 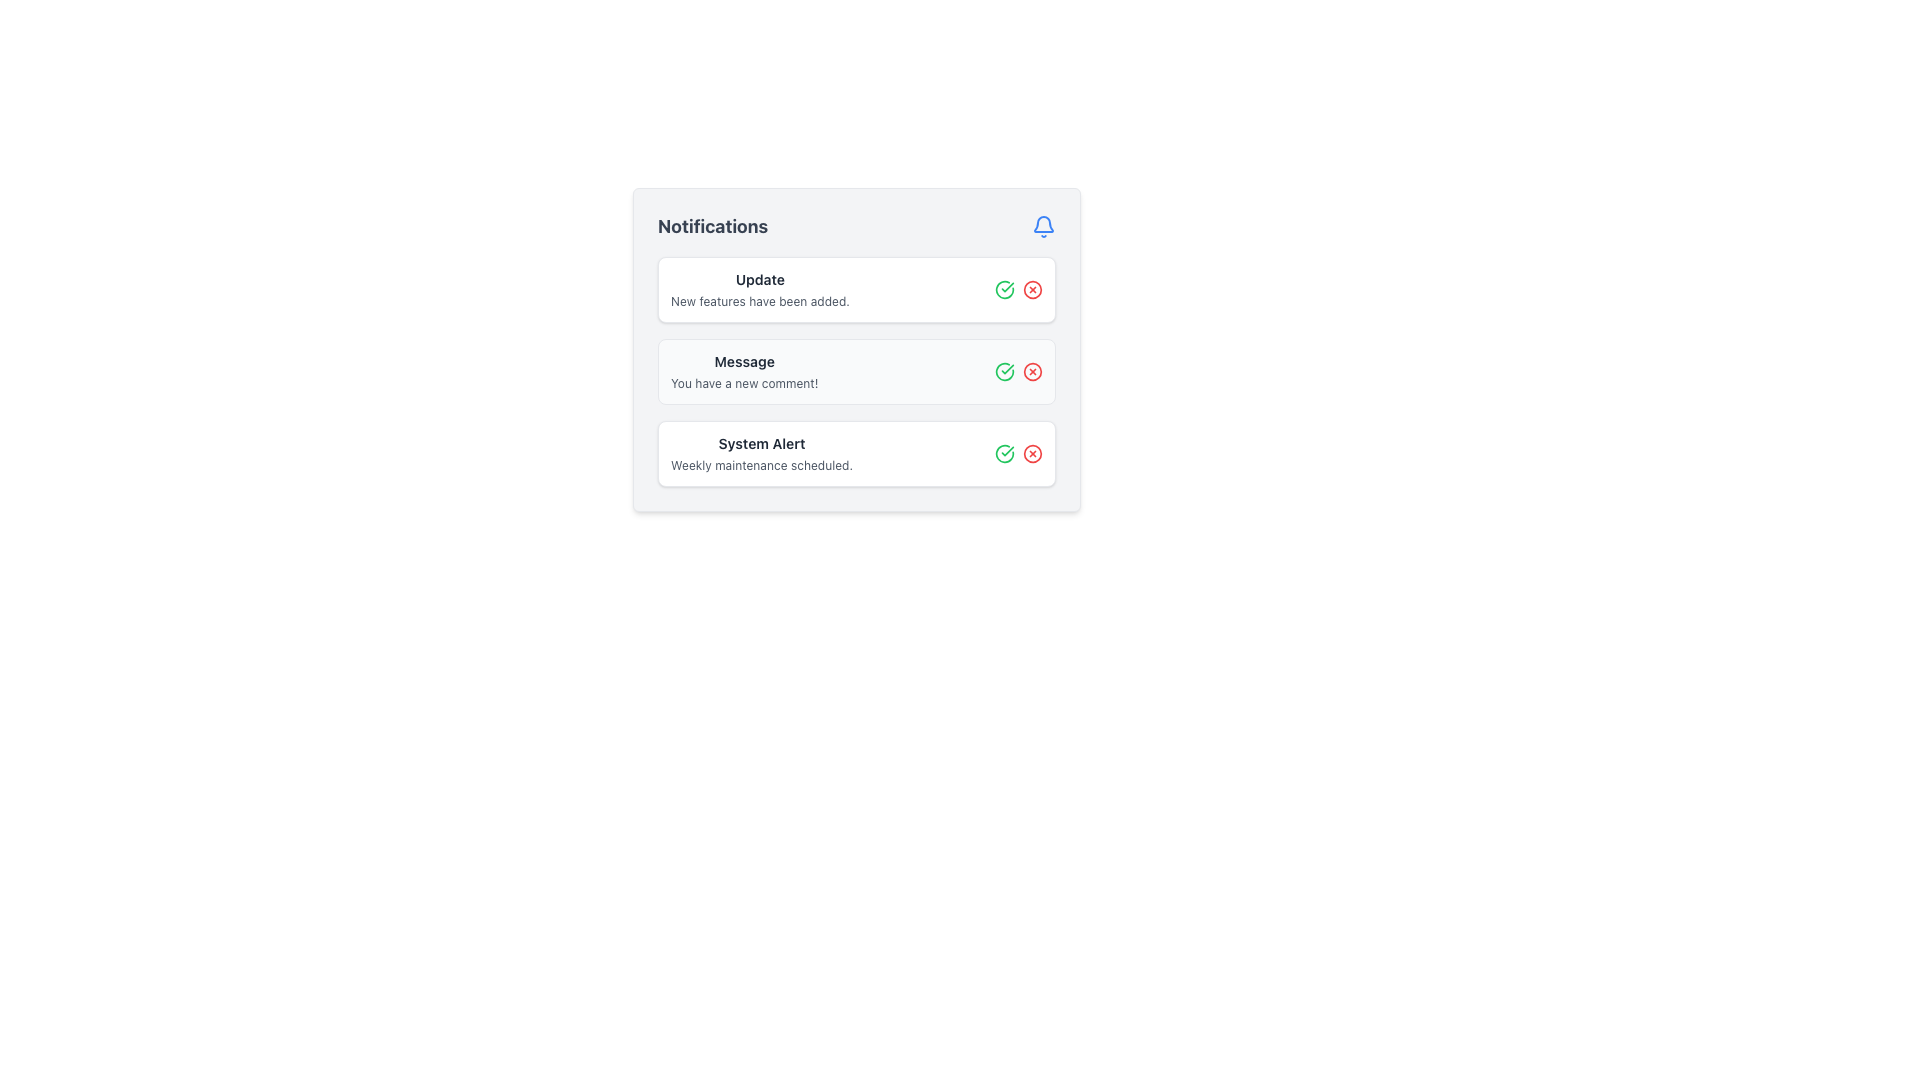 What do you see at coordinates (761, 454) in the screenshot?
I see `Notification item located in the third row of a vertically arranged notification list, just below the Notification header 'Message'` at bounding box center [761, 454].